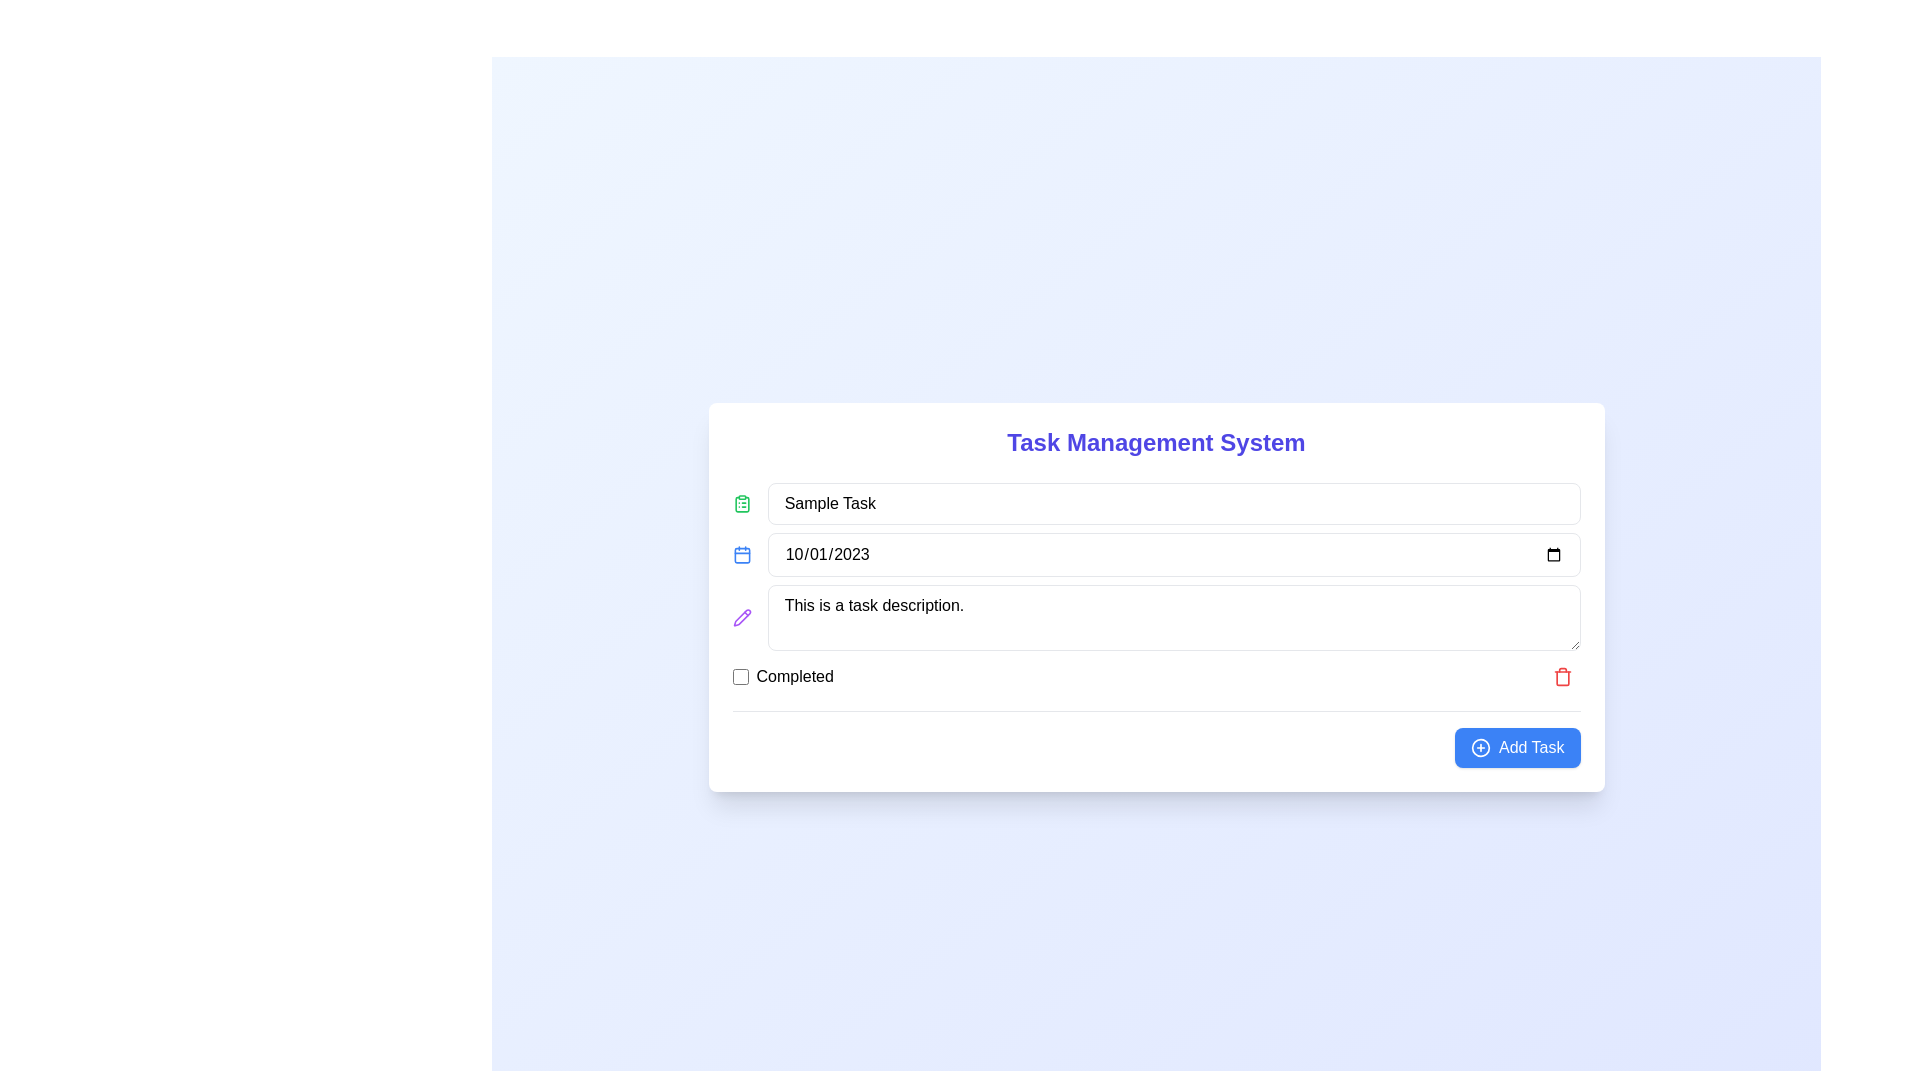 The image size is (1920, 1080). What do you see at coordinates (741, 616) in the screenshot?
I see `the purple pencil icon, which is positioned to the left of the task description text area in the task management interface, to trigger an action` at bounding box center [741, 616].